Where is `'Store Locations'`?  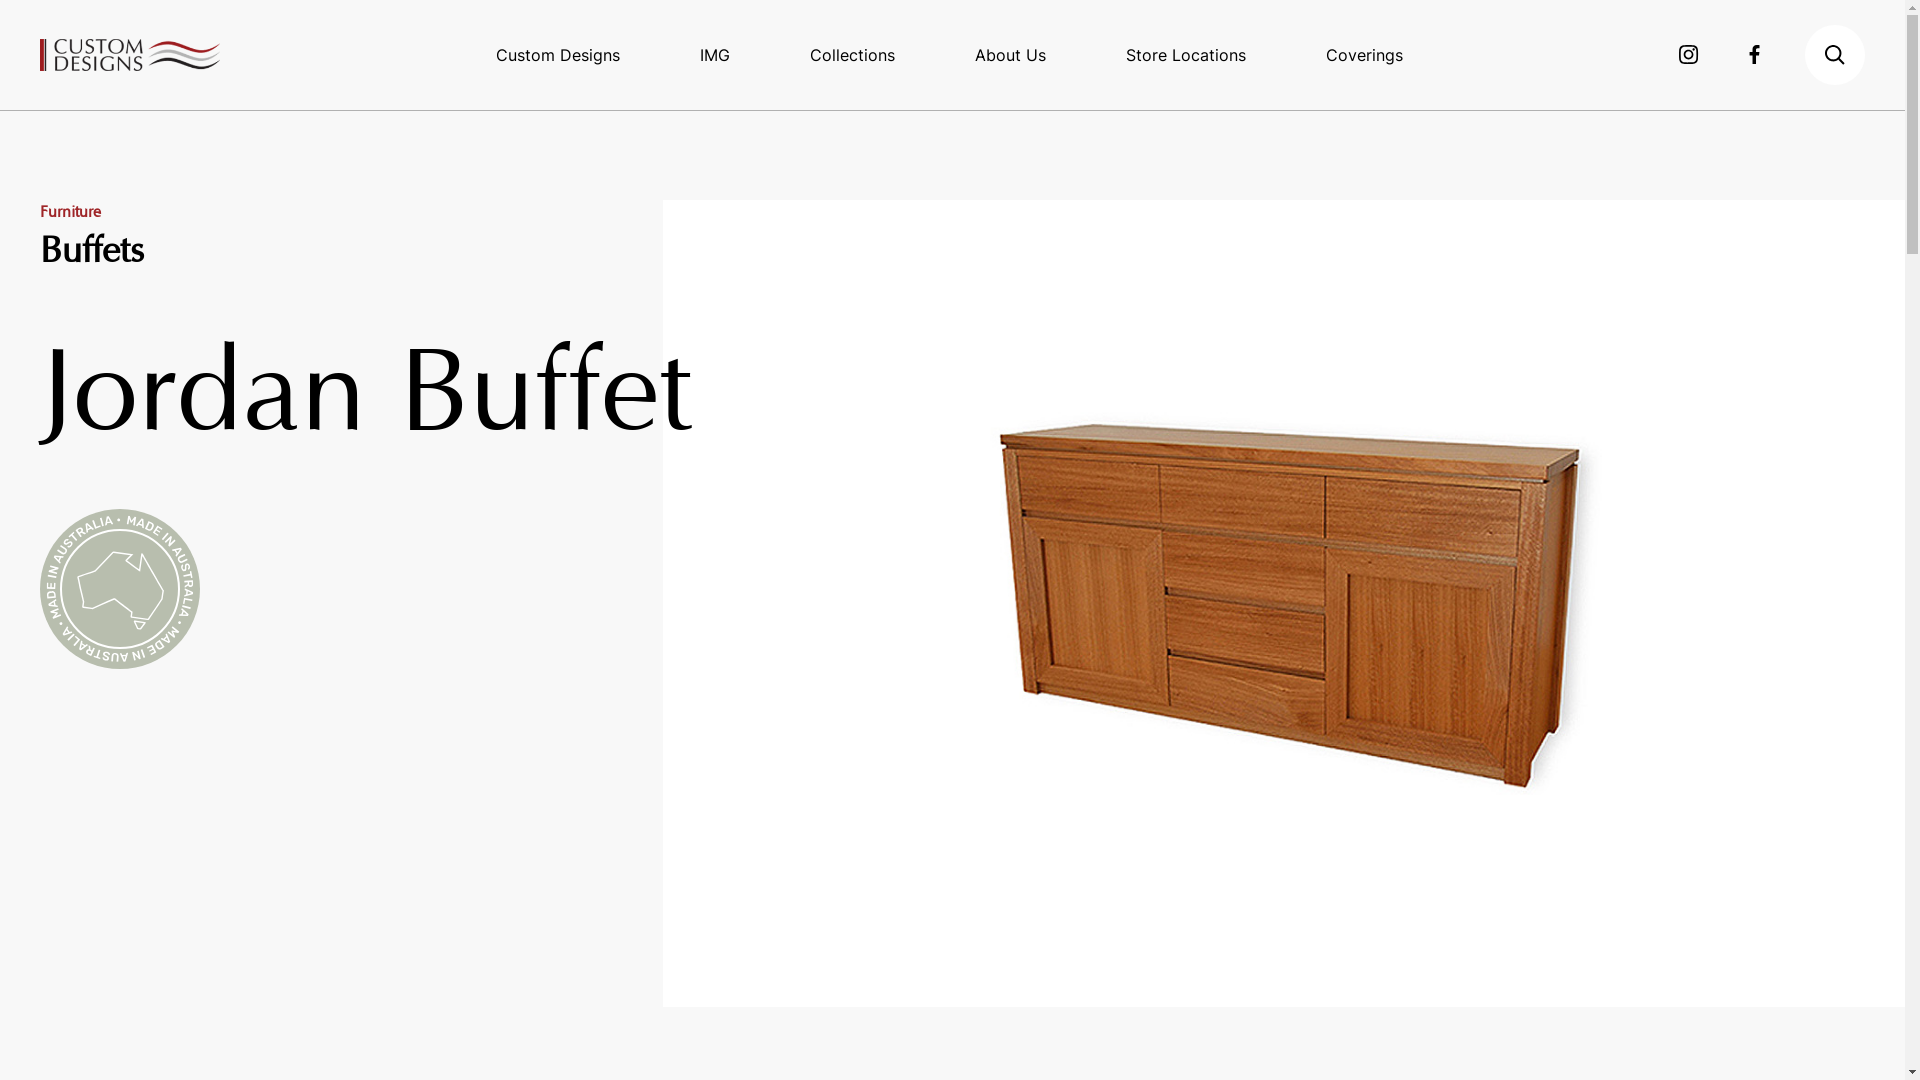 'Store Locations' is located at coordinates (1185, 53).